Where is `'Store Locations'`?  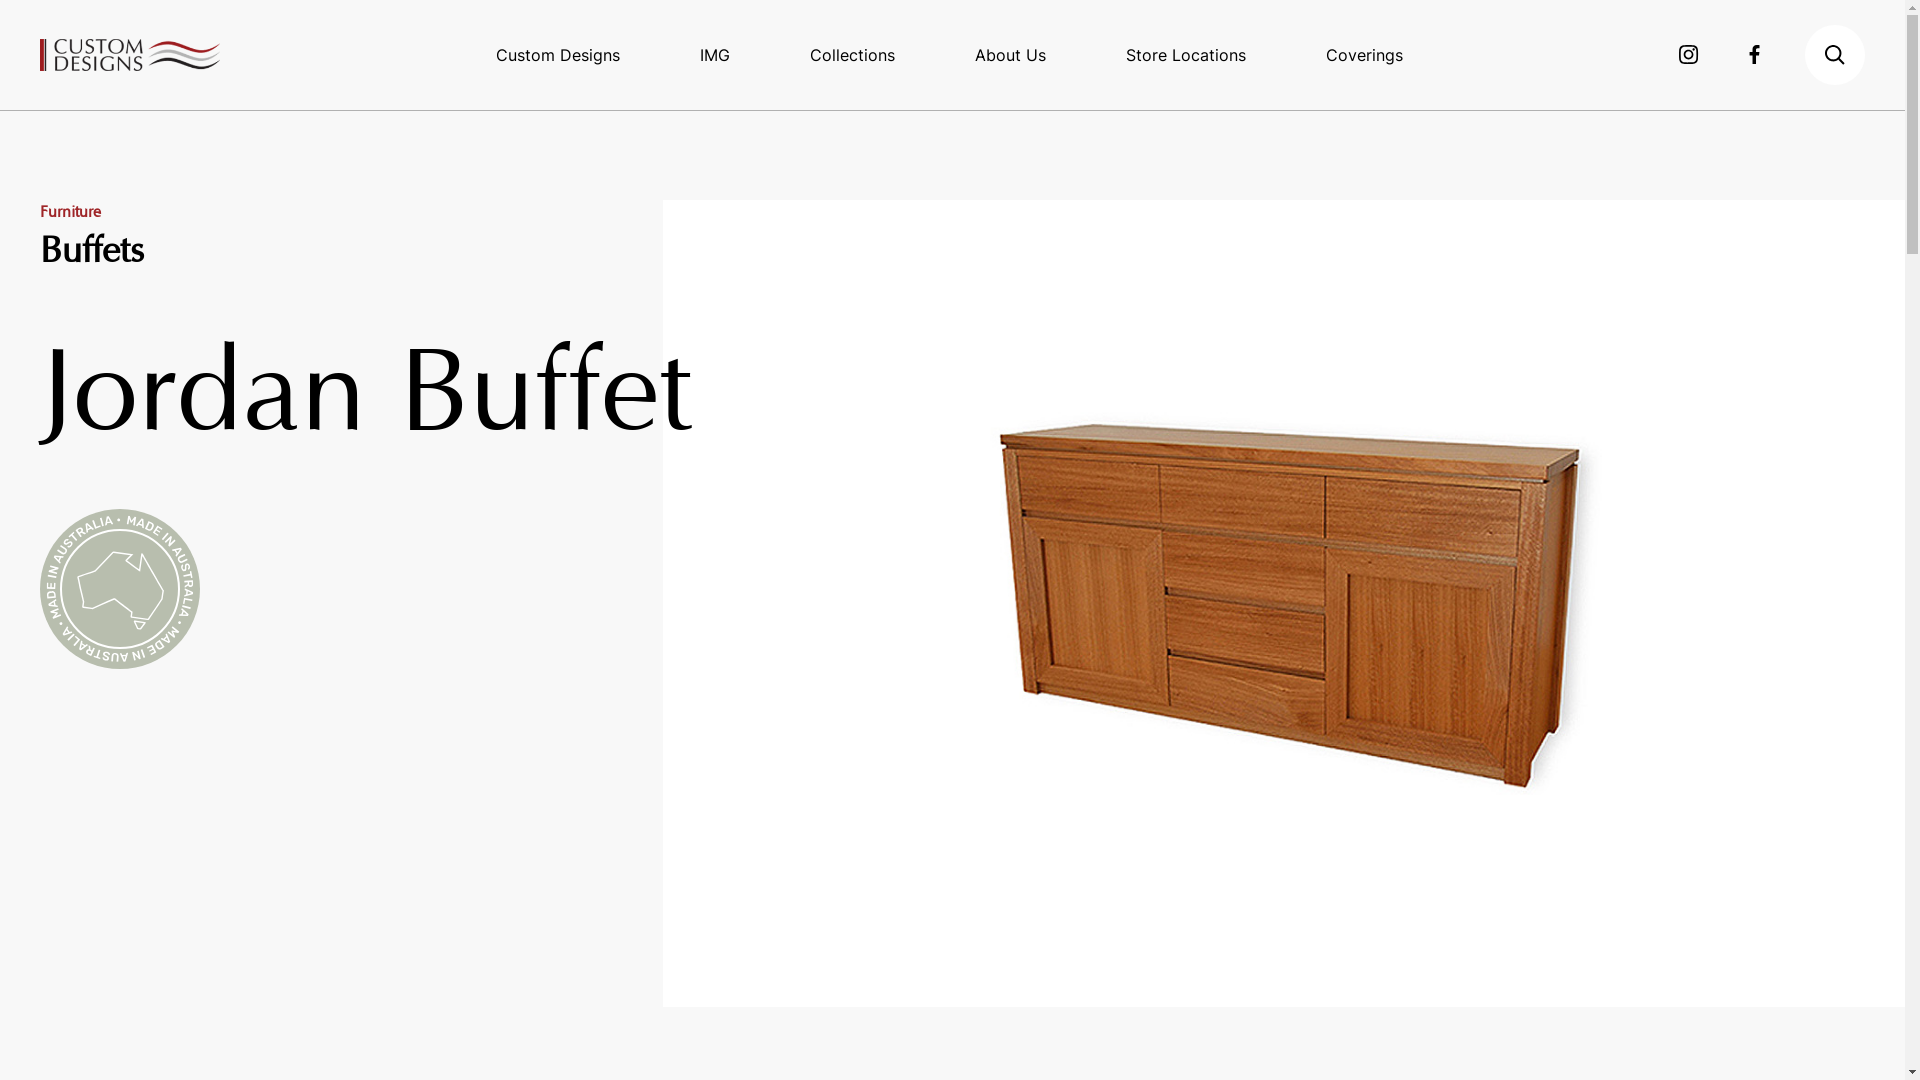 'Store Locations' is located at coordinates (1185, 53).